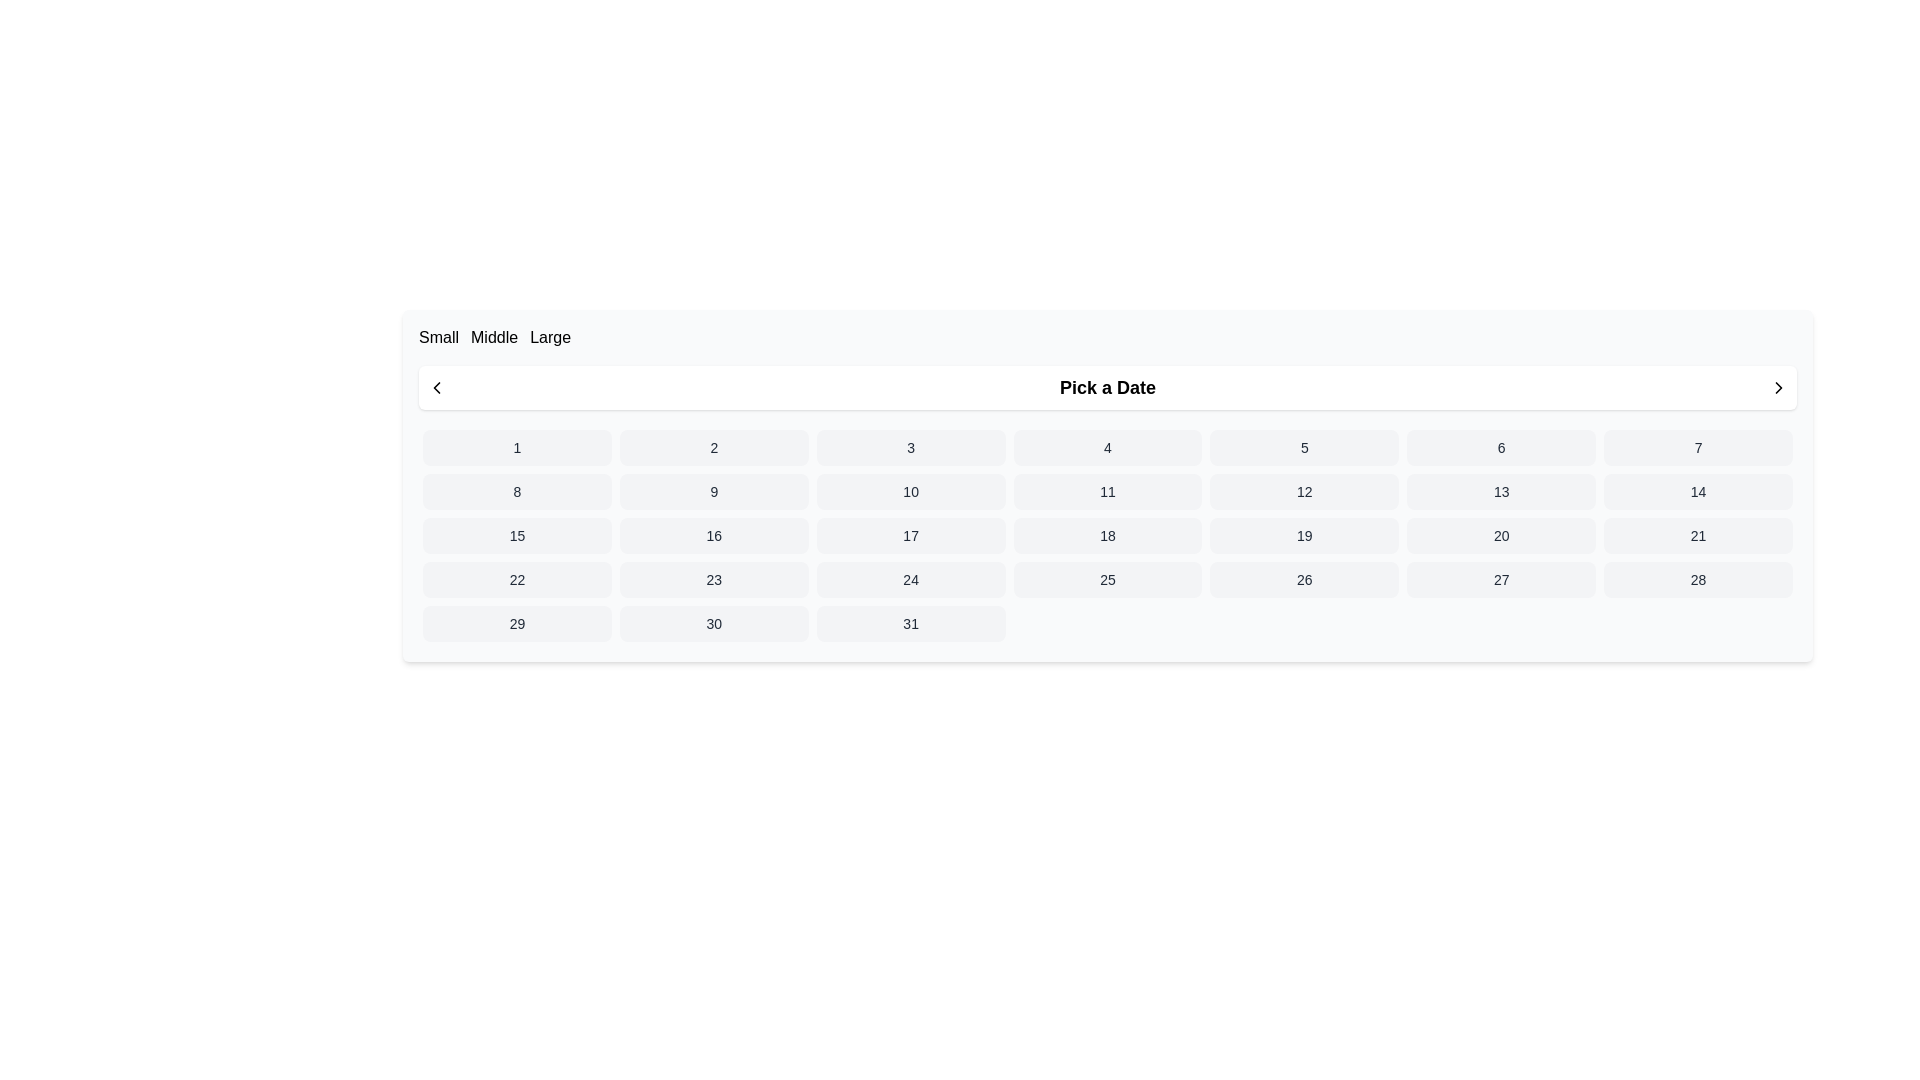 The width and height of the screenshot is (1920, 1080). Describe the element at coordinates (910, 492) in the screenshot. I see `the button labeled '10' with rounded corners and a light gray background, located in the fourth column of the second row of the grid layout` at that location.